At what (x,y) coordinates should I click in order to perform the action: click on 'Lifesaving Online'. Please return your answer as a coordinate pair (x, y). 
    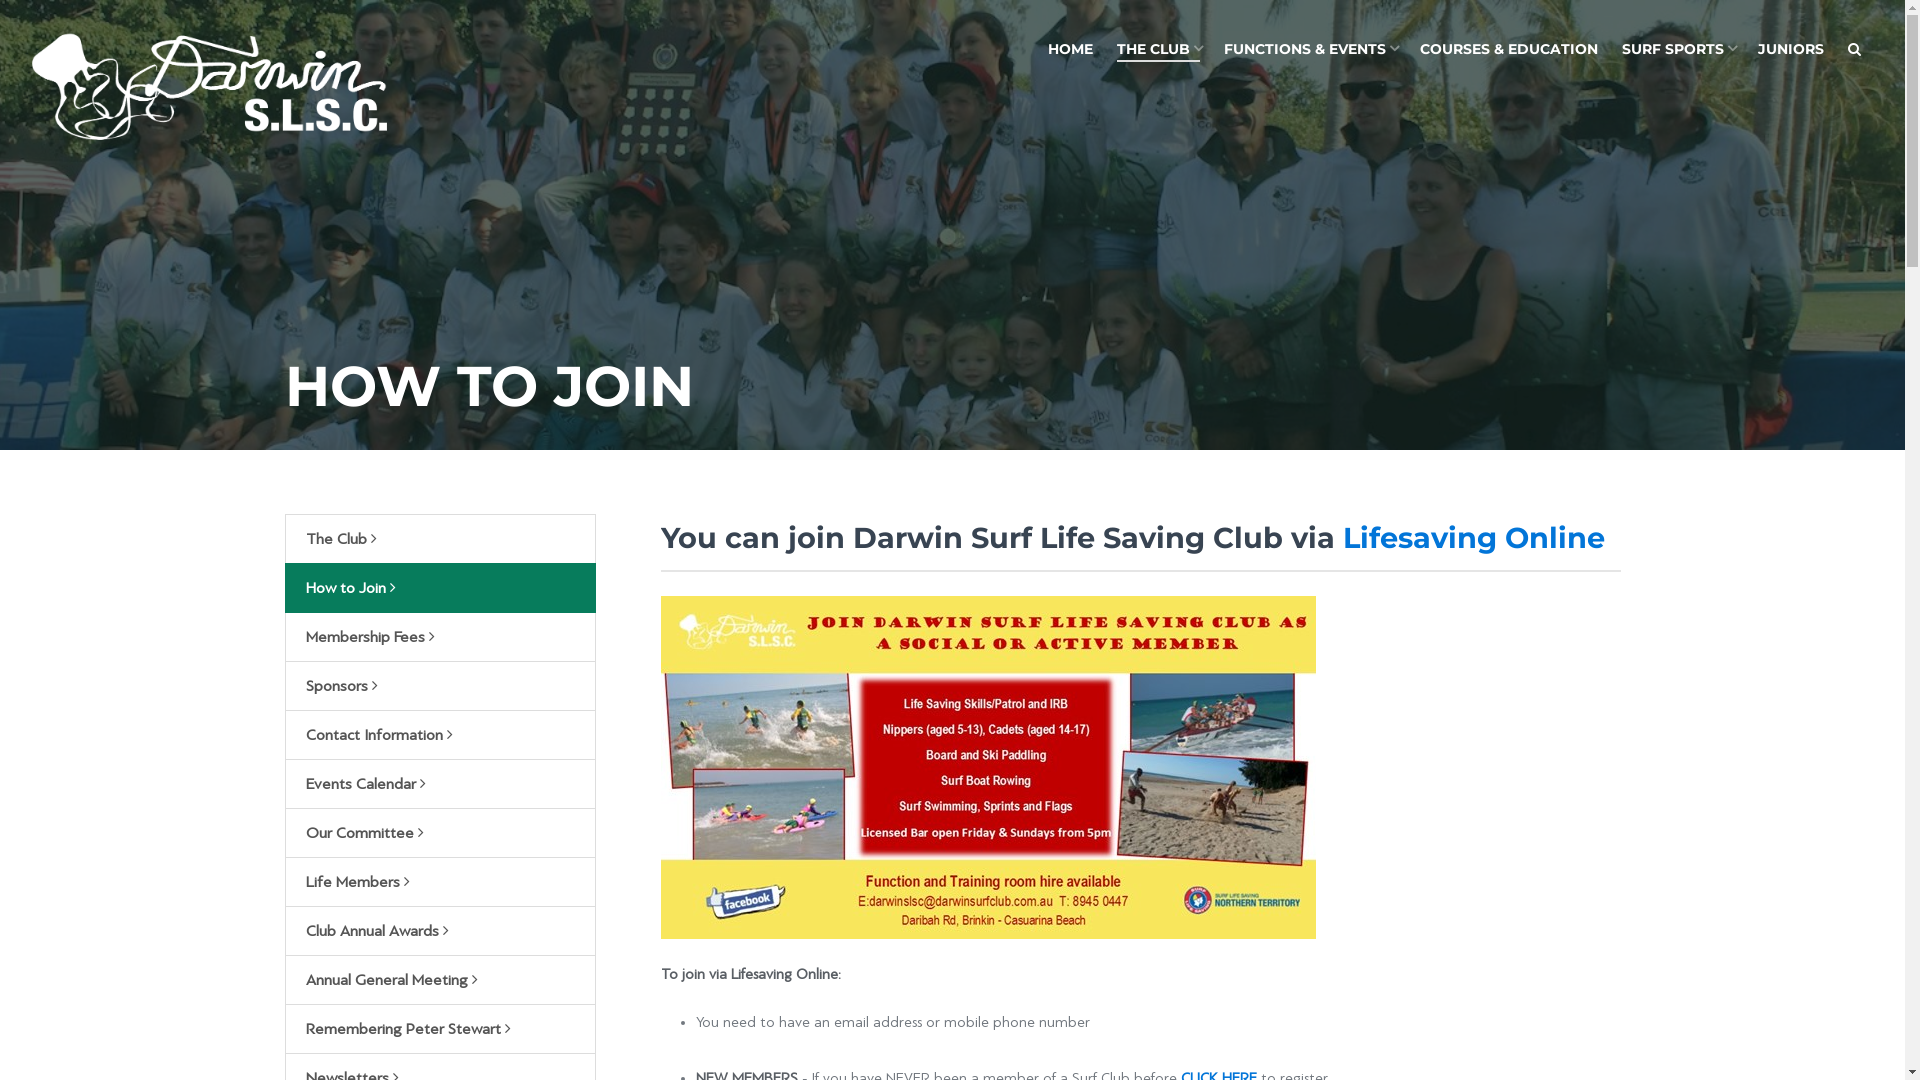
    Looking at the image, I should click on (1343, 536).